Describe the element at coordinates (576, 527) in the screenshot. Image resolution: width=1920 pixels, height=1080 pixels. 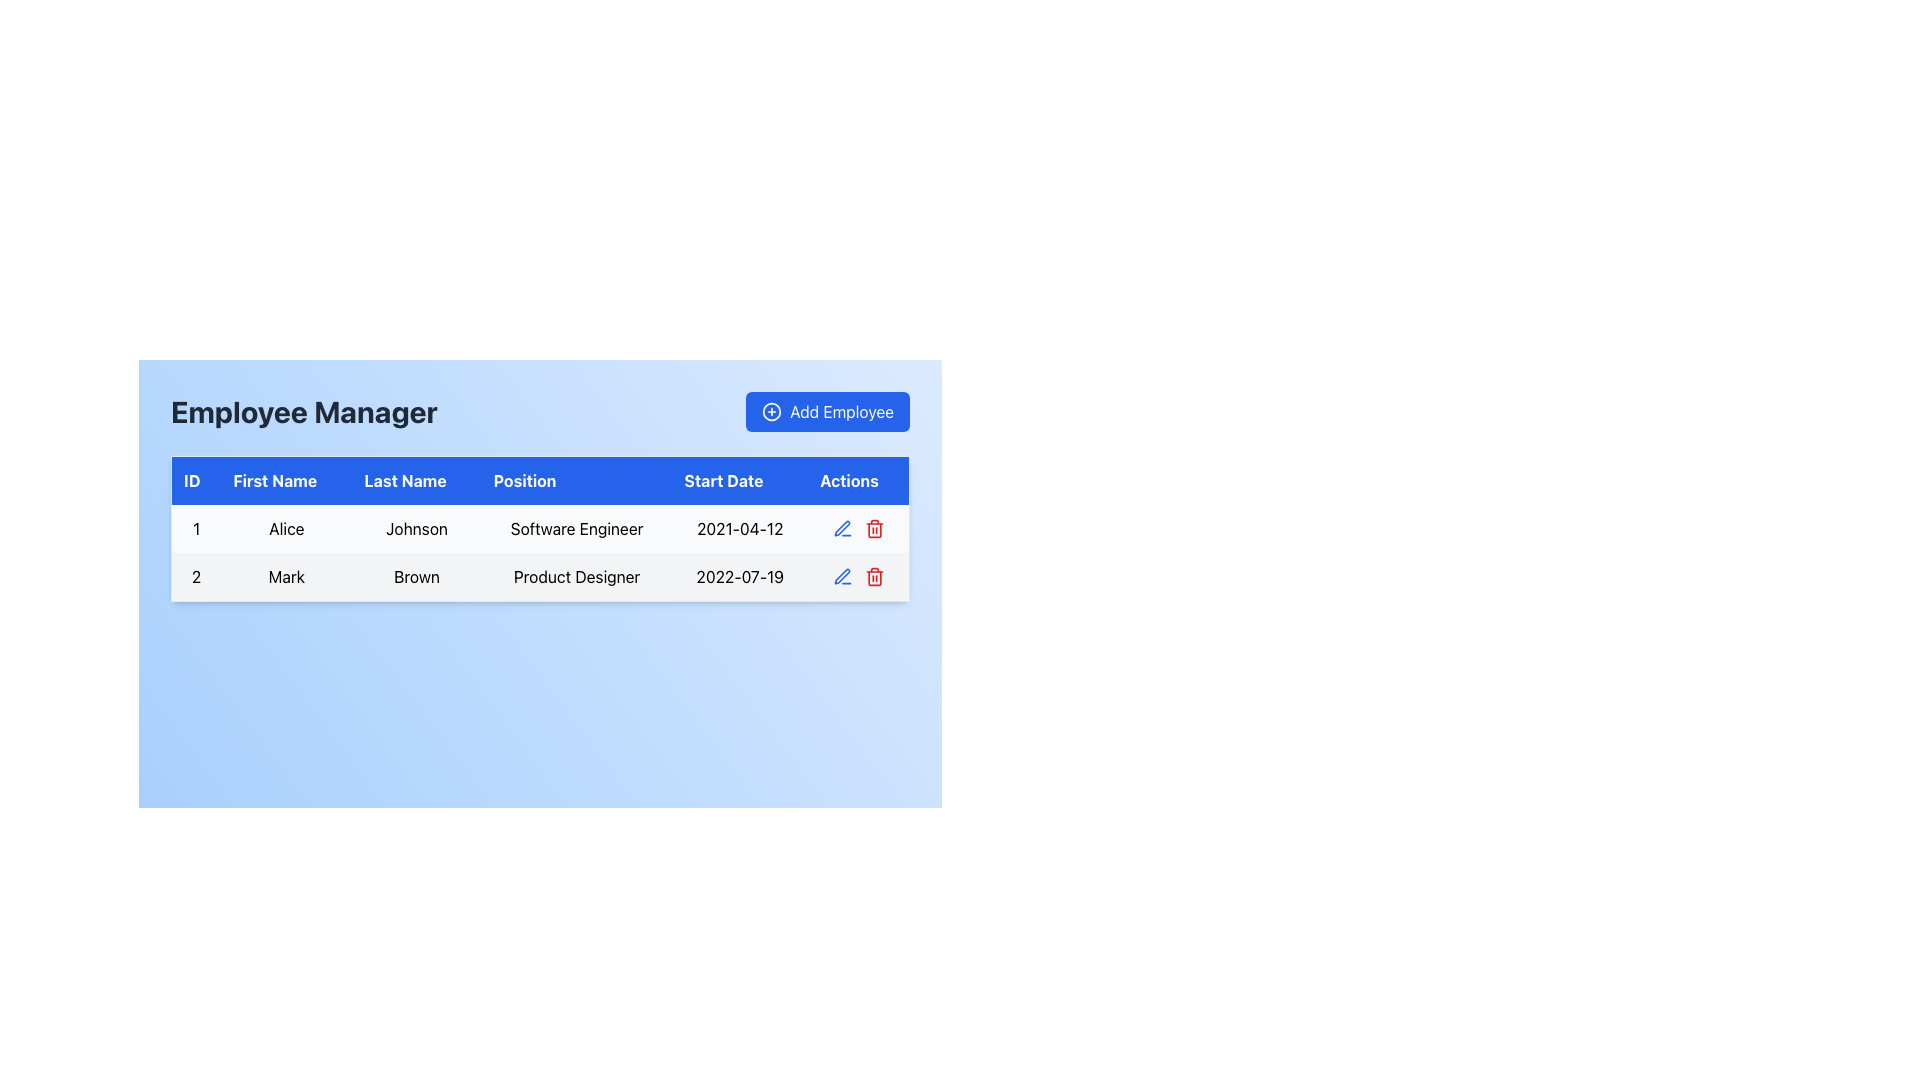
I see `the table cell displaying the job title 'Software Engineer', located in the fourth column of the first row under the 'Position' header` at that location.